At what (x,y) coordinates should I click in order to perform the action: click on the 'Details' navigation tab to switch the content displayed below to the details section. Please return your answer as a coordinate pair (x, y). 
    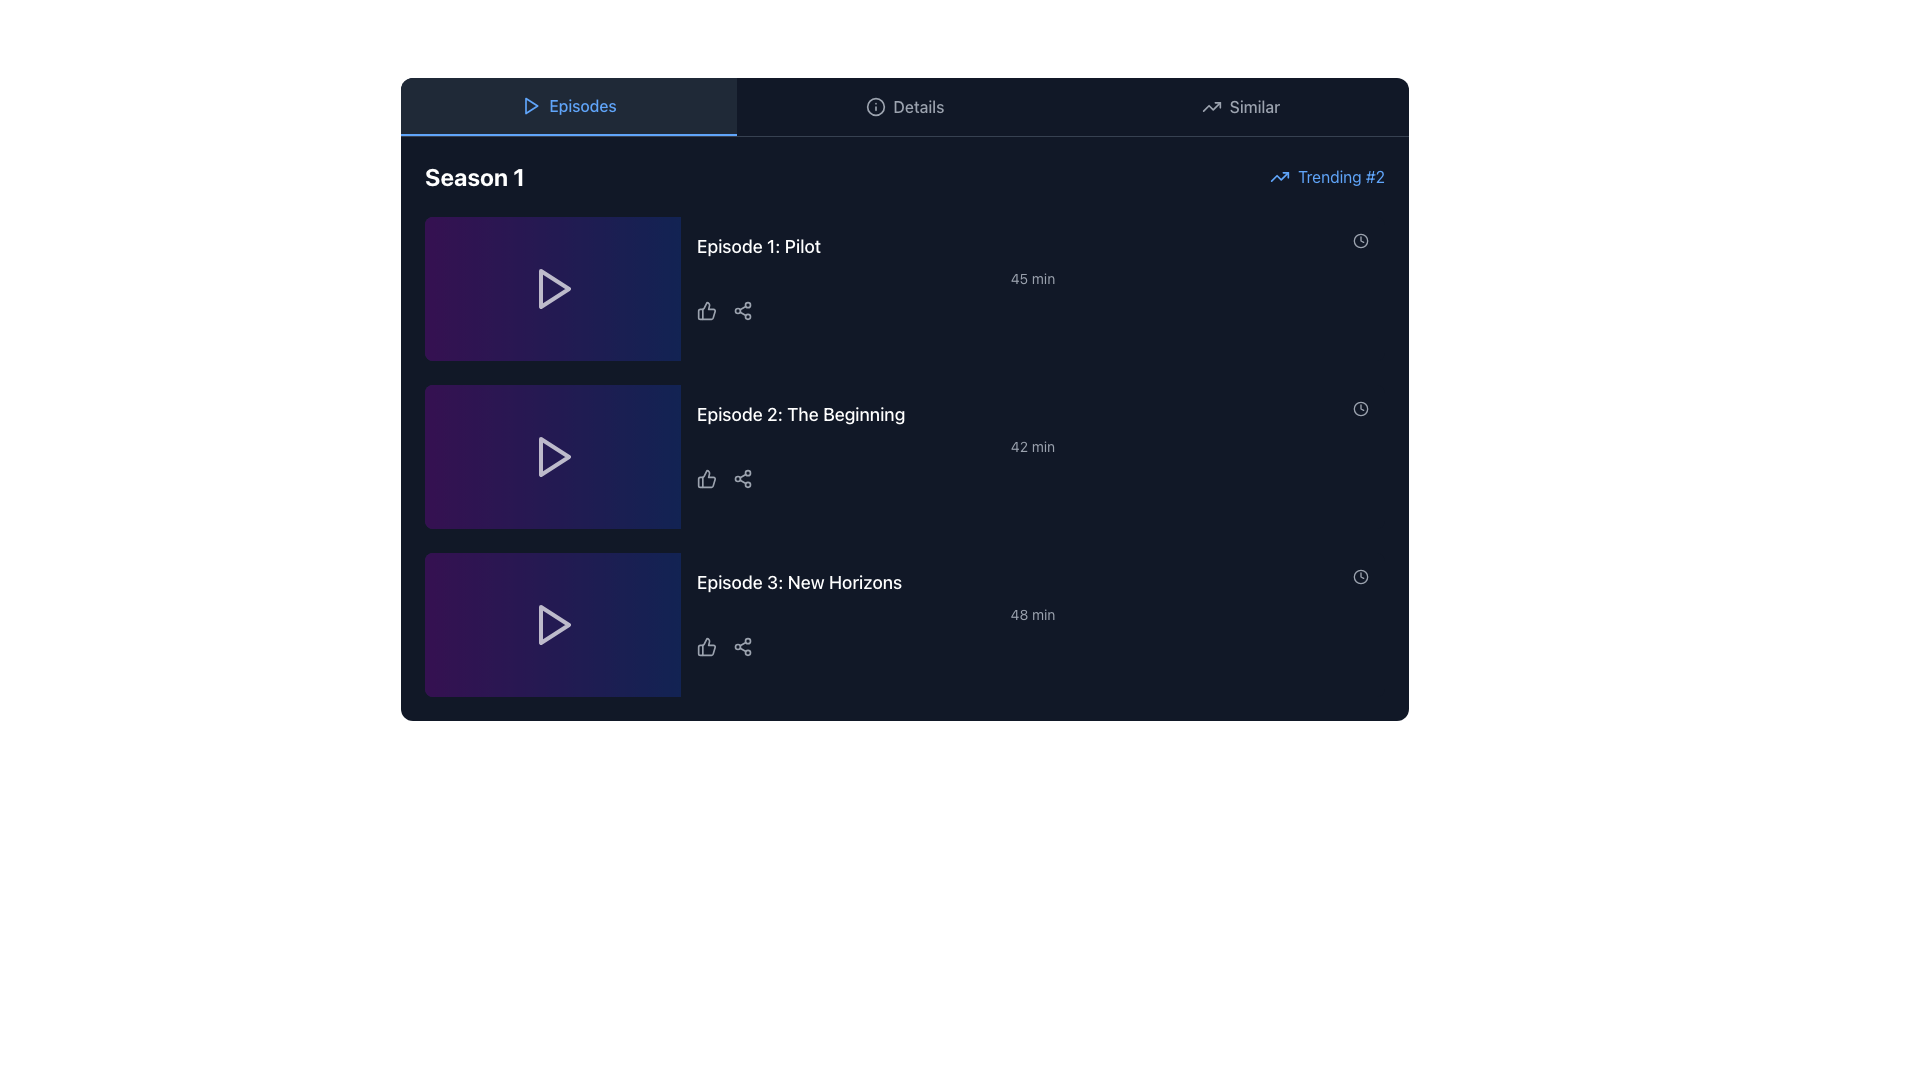
    Looking at the image, I should click on (904, 107).